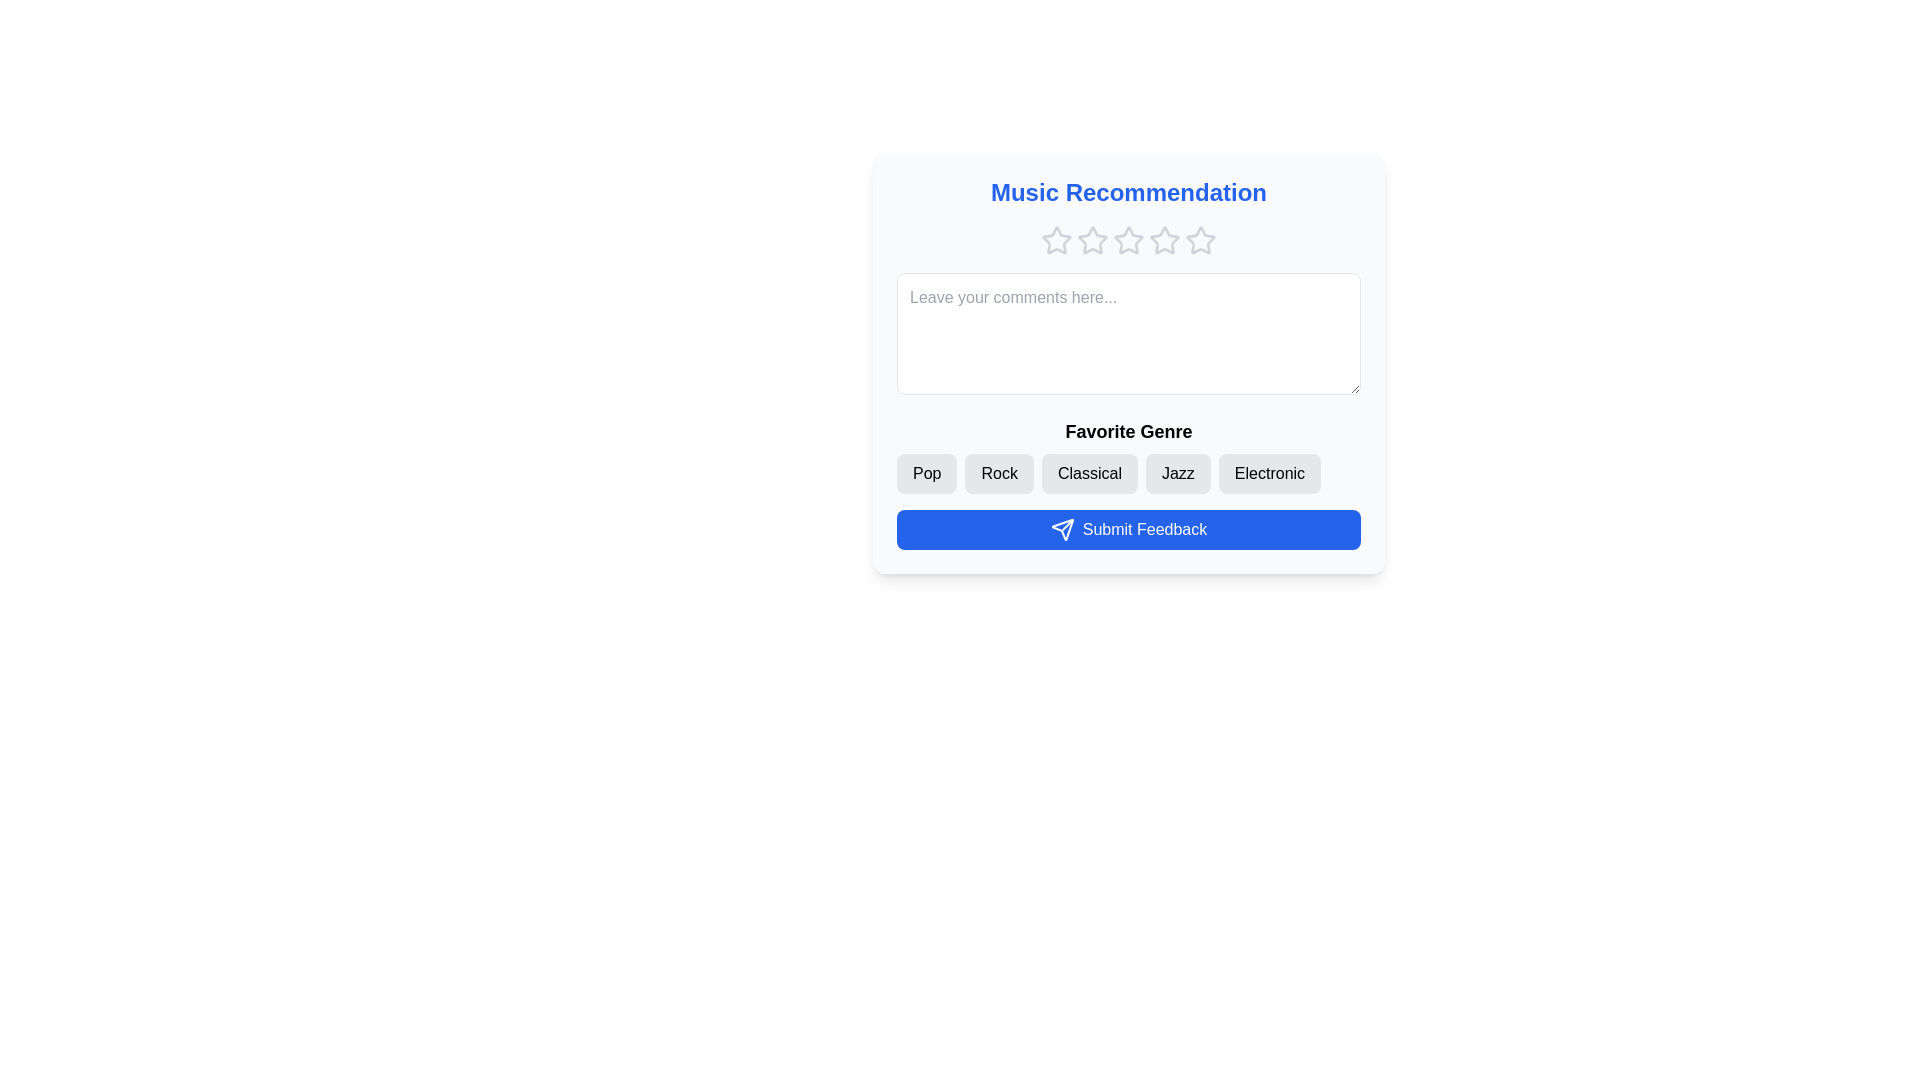 This screenshot has height=1080, width=1920. What do you see at coordinates (1128, 239) in the screenshot?
I see `the second star button` at bounding box center [1128, 239].